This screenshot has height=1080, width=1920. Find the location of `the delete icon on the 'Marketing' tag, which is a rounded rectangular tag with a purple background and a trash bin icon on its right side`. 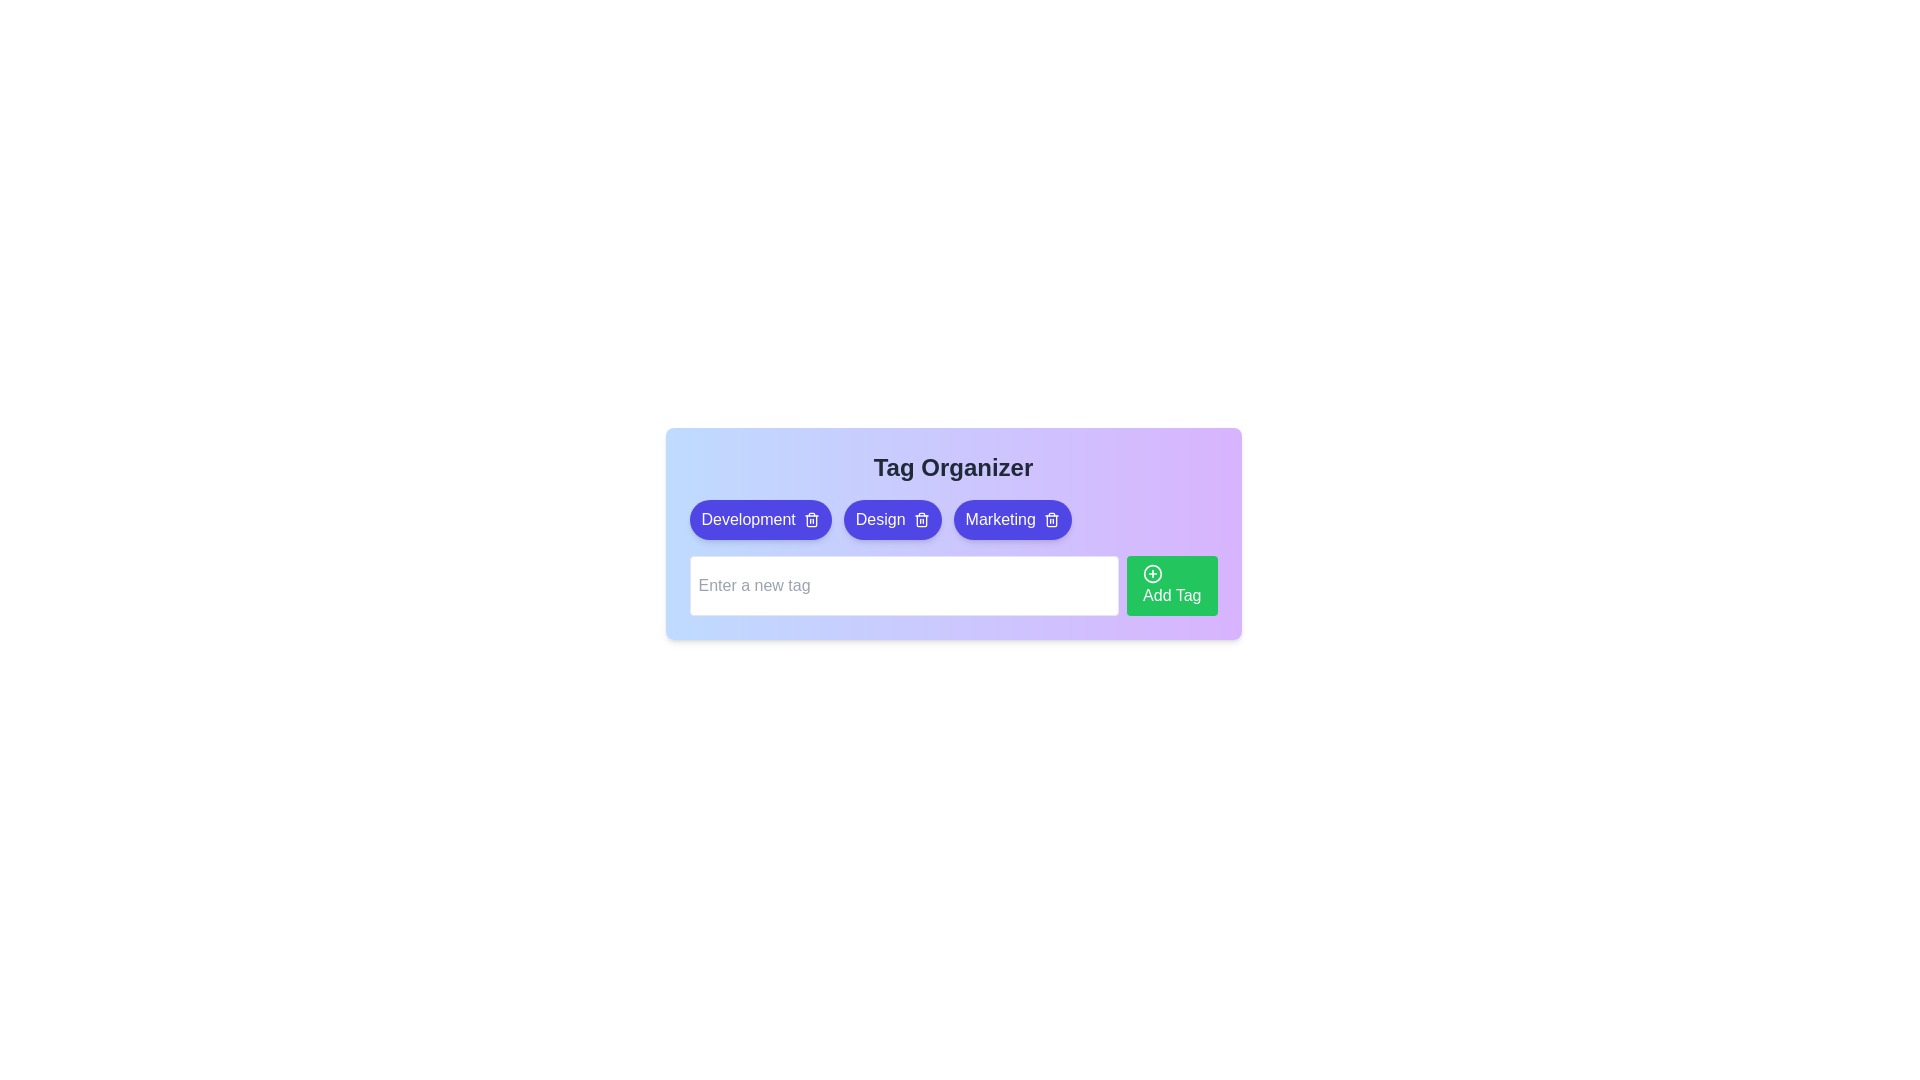

the delete icon on the 'Marketing' tag, which is a rounded rectangular tag with a purple background and a trash bin icon on its right side is located at coordinates (1012, 519).